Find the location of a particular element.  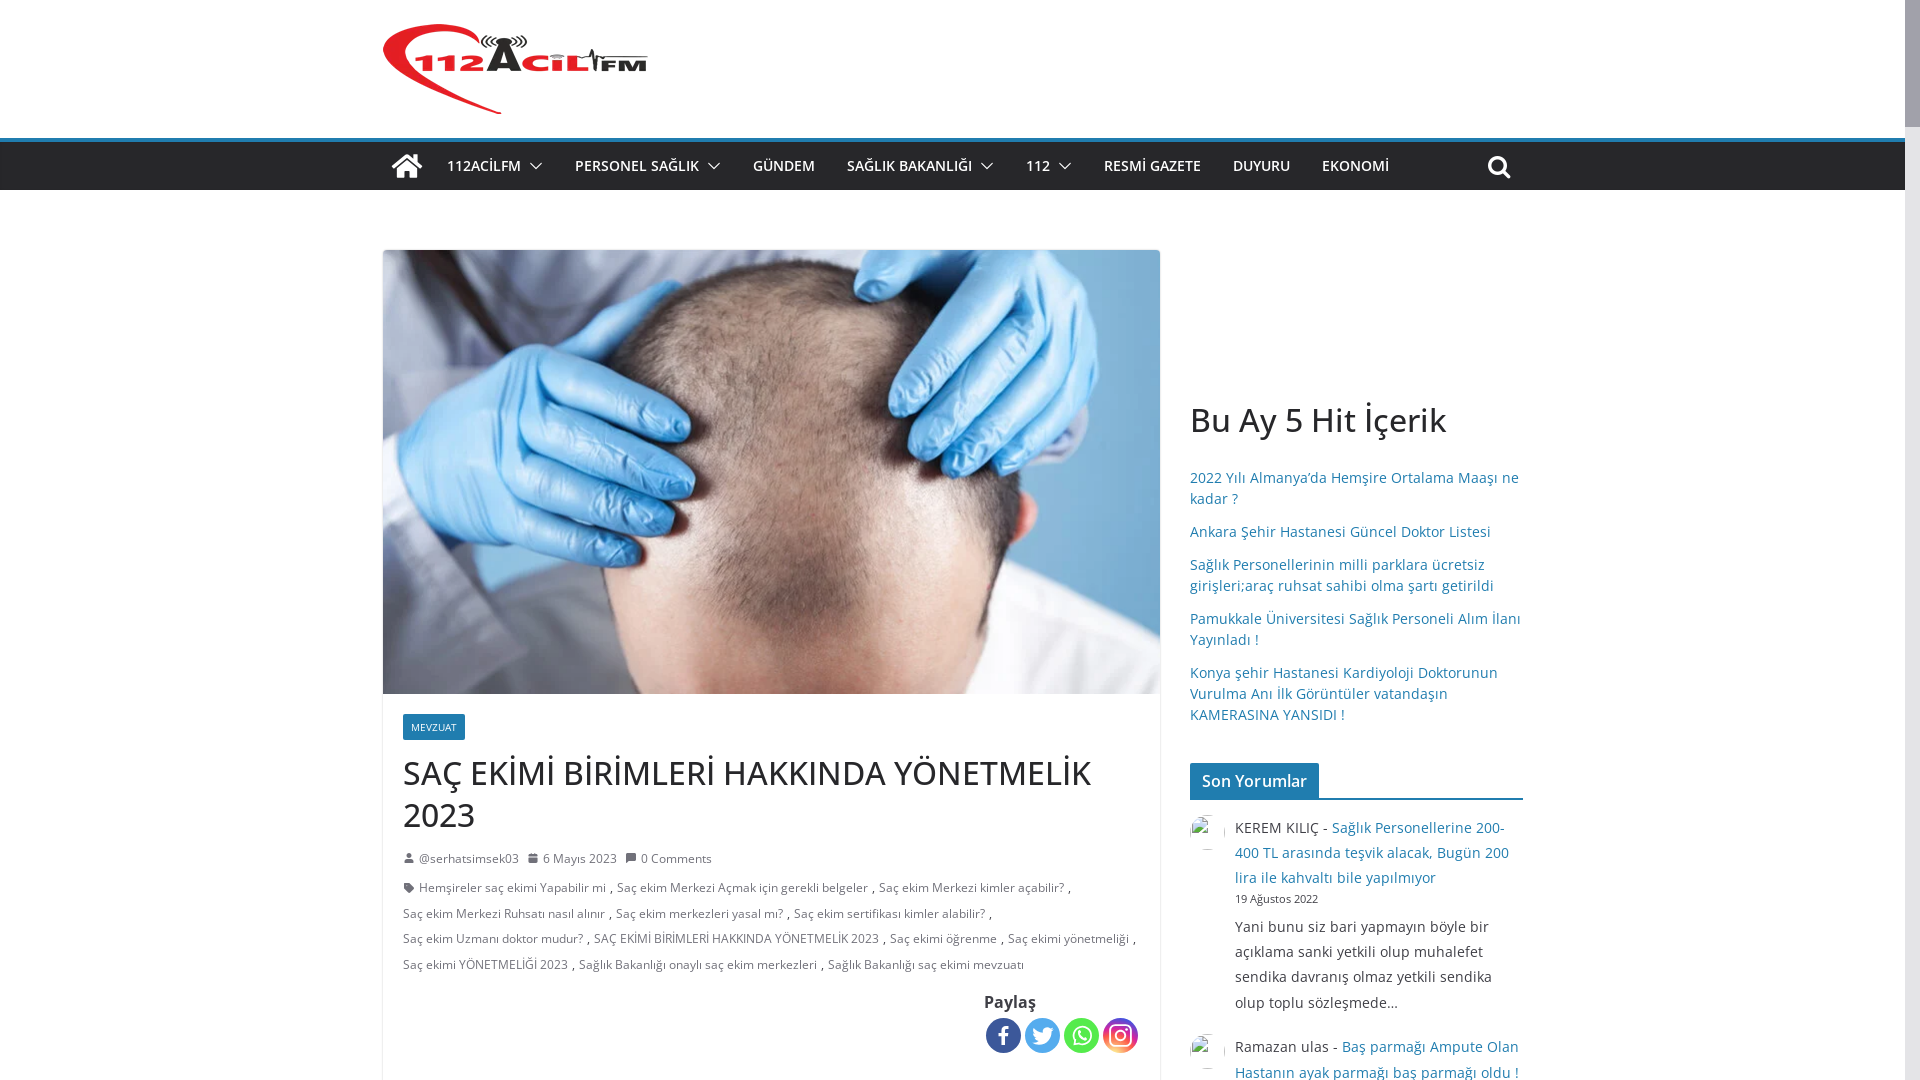

'RESMI GAZETE' is located at coordinates (1152, 164).